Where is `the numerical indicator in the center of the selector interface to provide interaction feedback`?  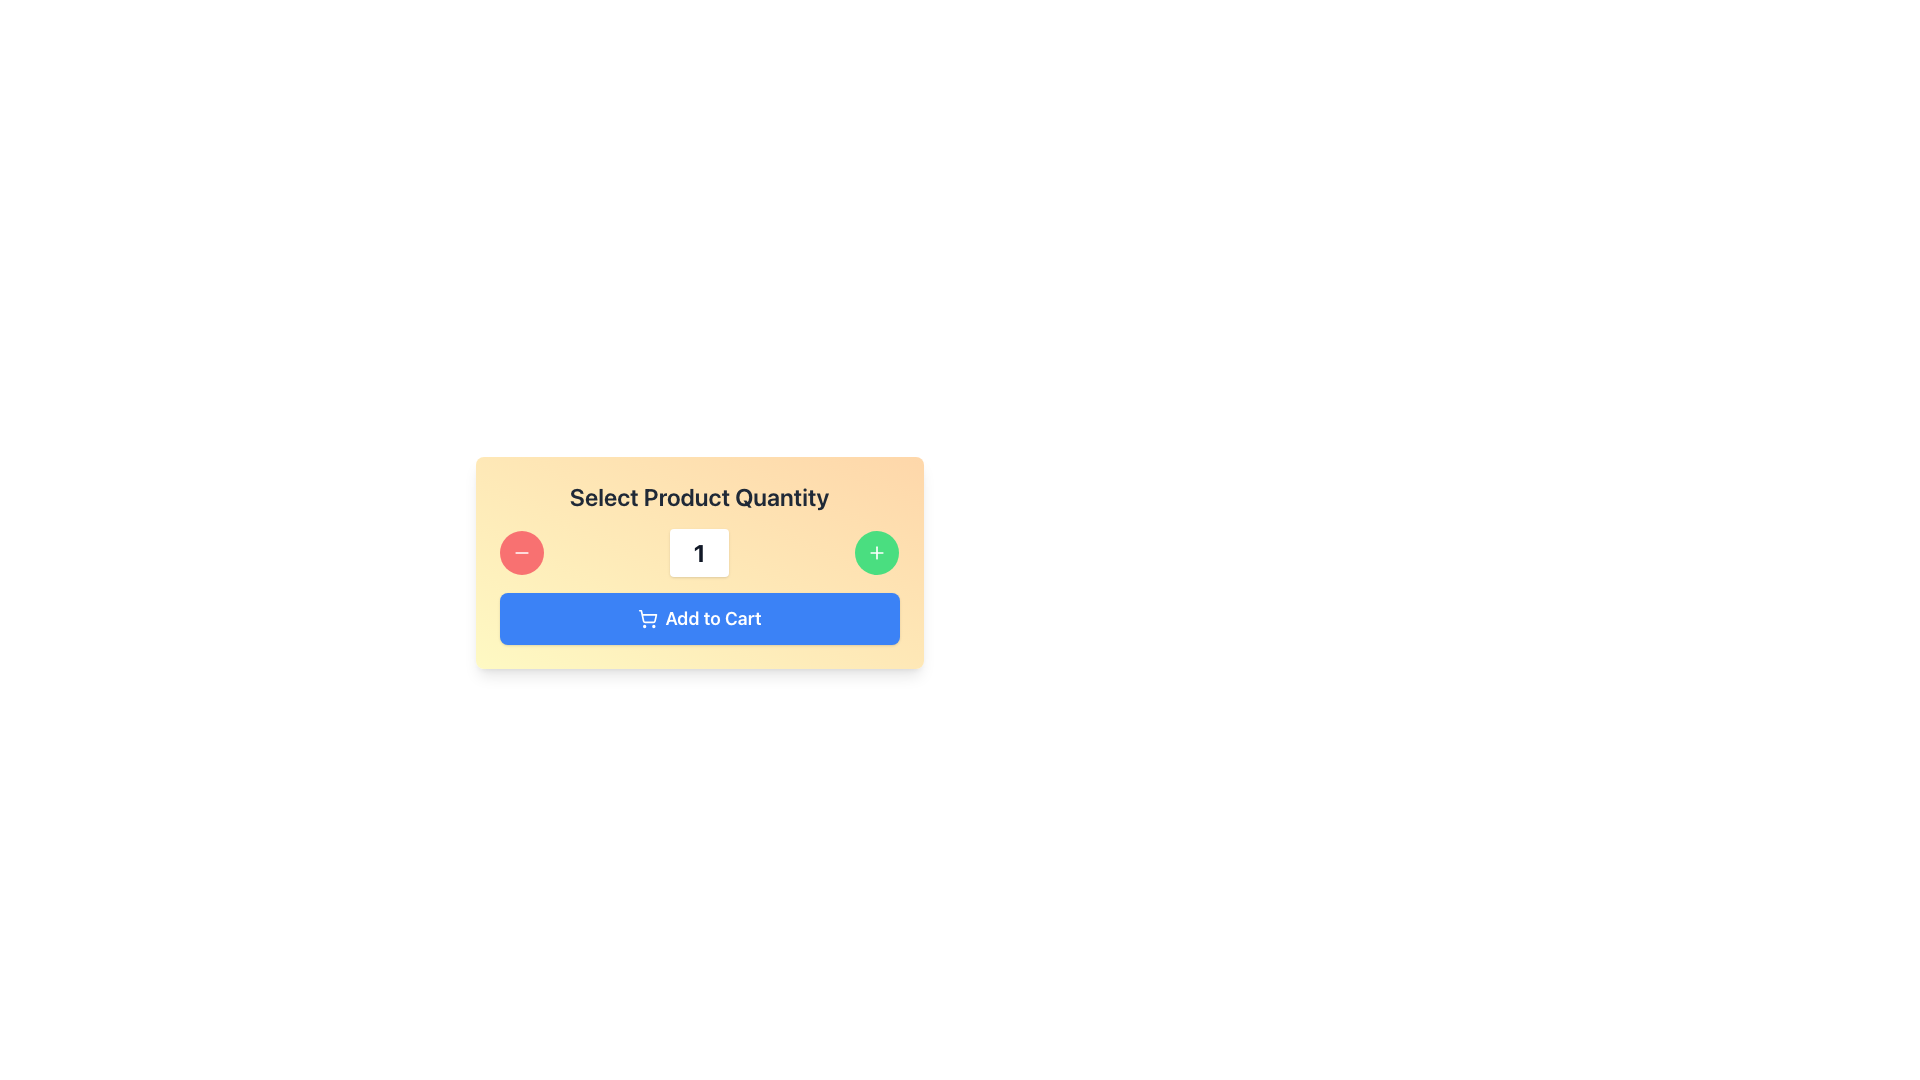
the numerical indicator in the center of the selector interface to provide interaction feedback is located at coordinates (699, 552).